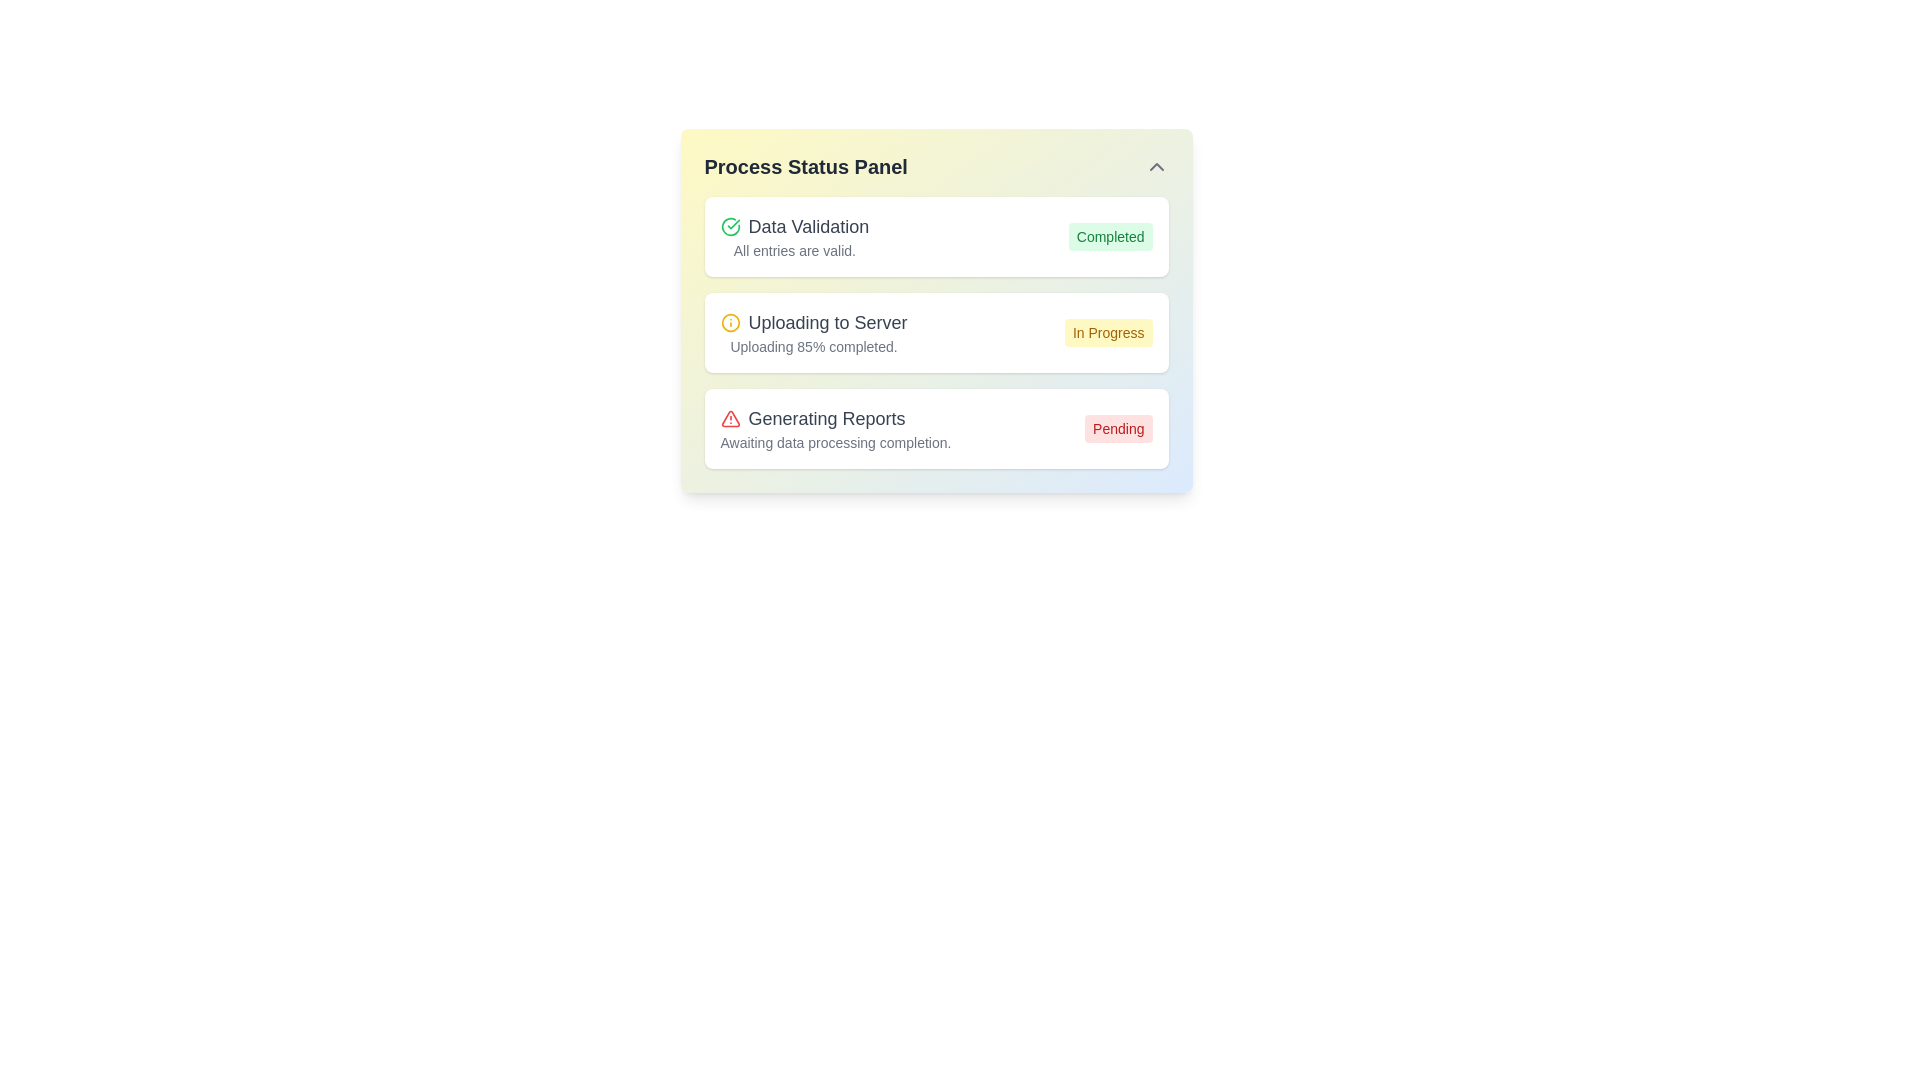 Image resolution: width=1920 pixels, height=1080 pixels. I want to click on the Status Card displaying 'Uploading to Server' with the badge 'In Progress', so click(935, 331).